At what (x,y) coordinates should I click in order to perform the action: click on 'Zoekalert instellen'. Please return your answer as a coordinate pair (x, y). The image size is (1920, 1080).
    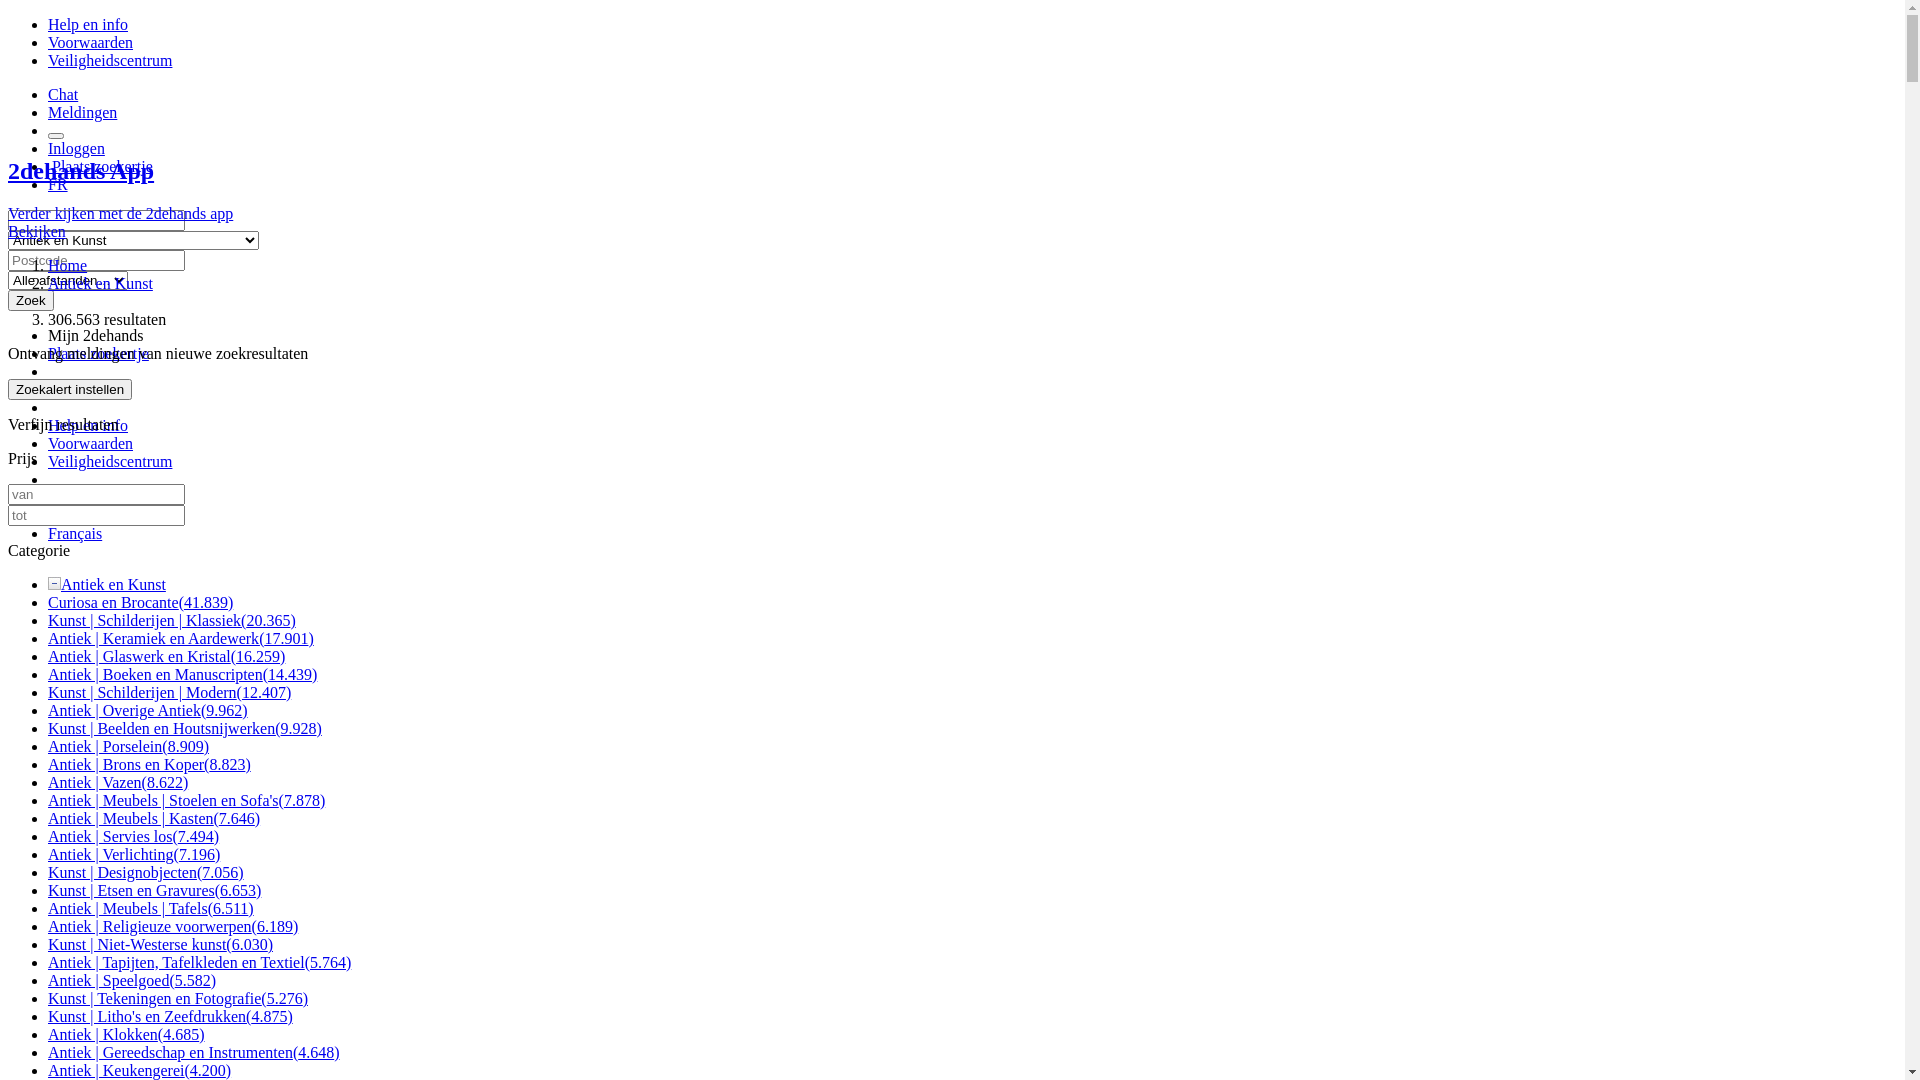
    Looking at the image, I should click on (70, 389).